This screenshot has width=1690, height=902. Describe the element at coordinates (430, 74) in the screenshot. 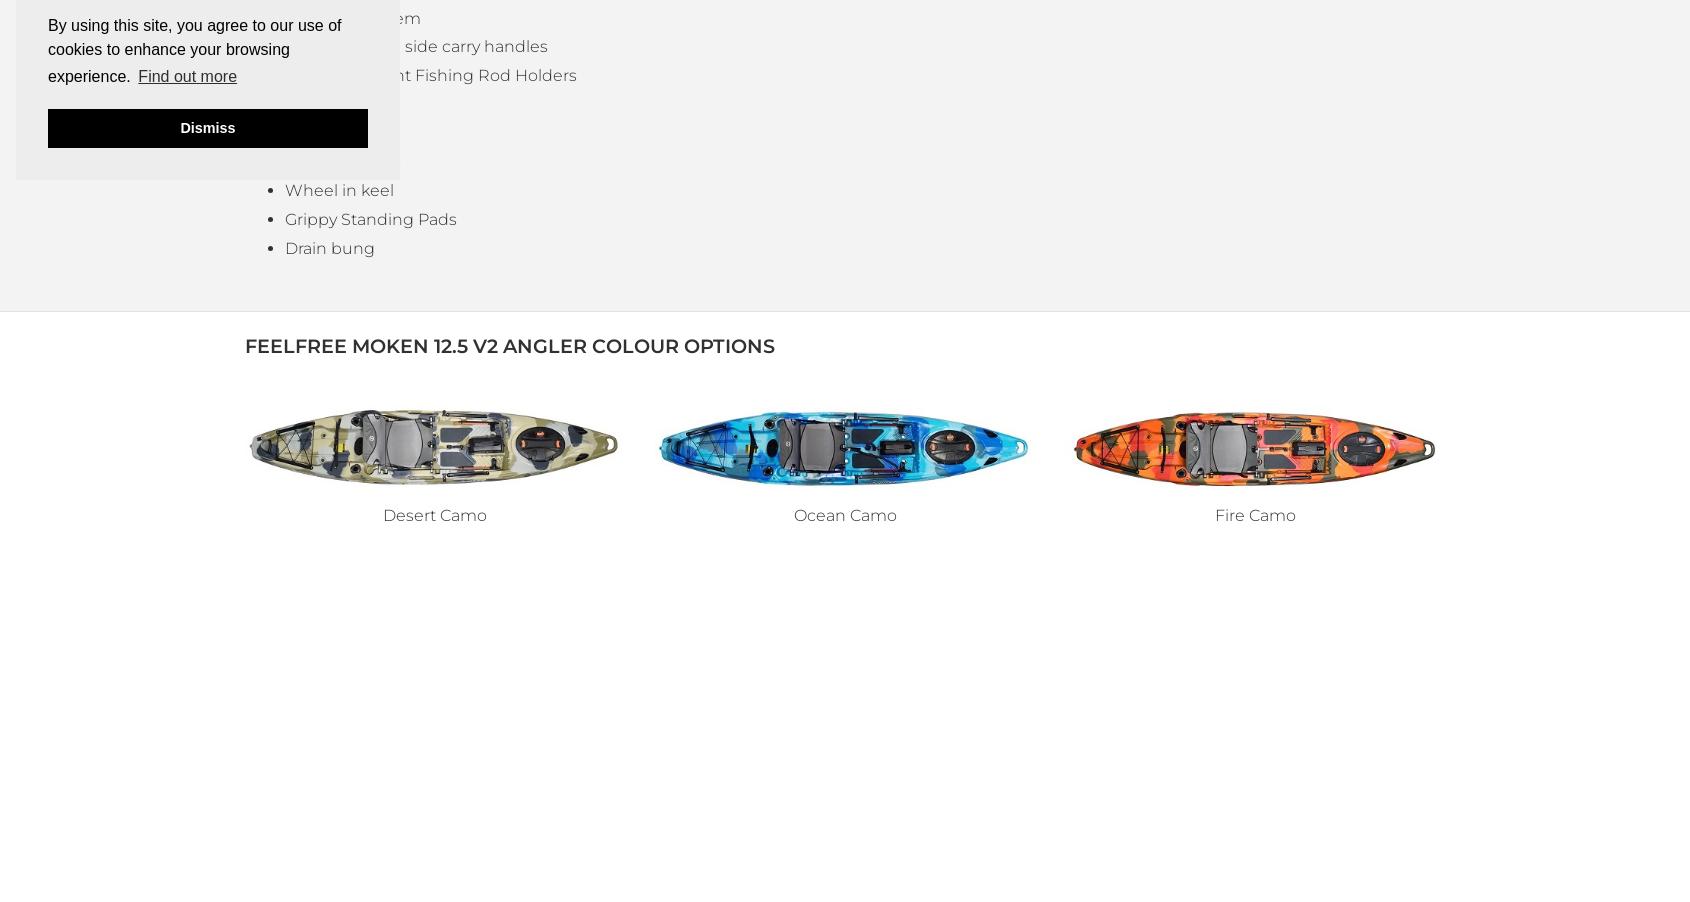

I see `'2 x Flush Mount Fishing Rod Holders'` at that location.